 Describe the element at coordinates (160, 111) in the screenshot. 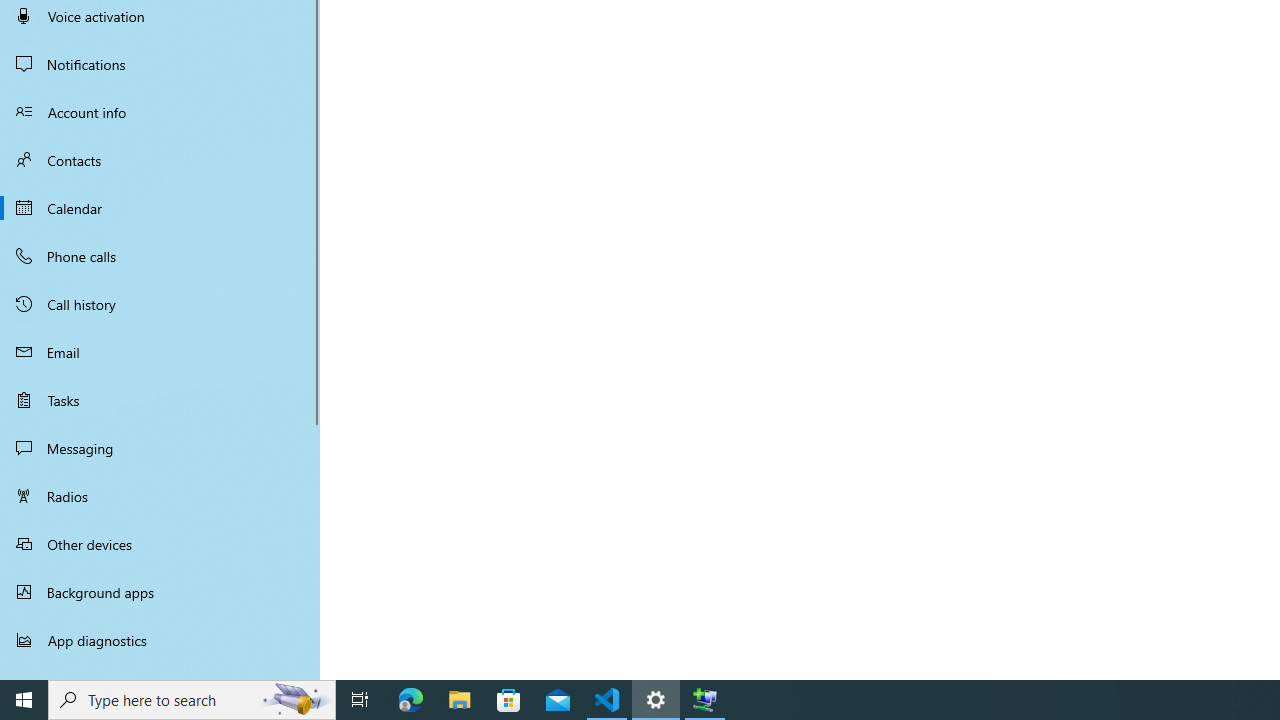

I see `'Account info'` at that location.